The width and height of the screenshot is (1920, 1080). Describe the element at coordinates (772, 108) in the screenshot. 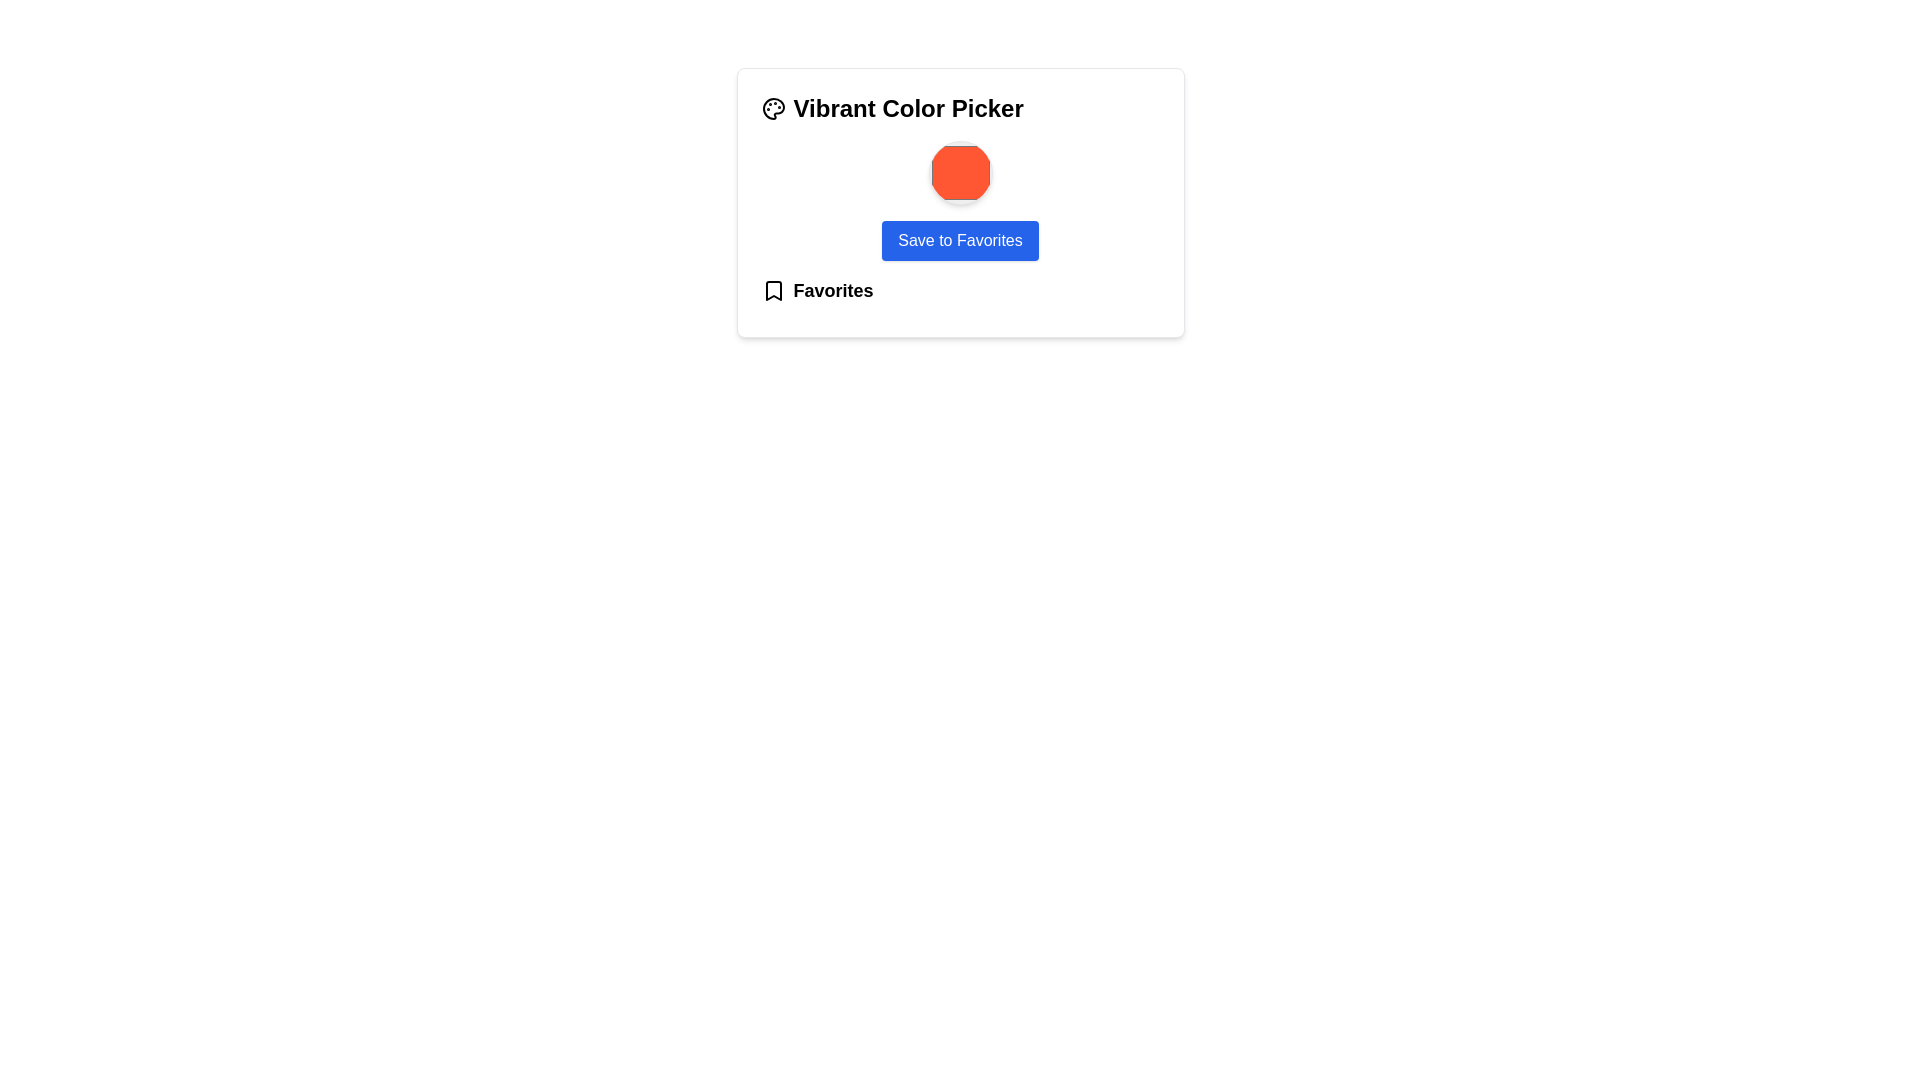

I see `the small painter's palette icon located to the left of the 'Vibrant Color Picker' text` at that location.